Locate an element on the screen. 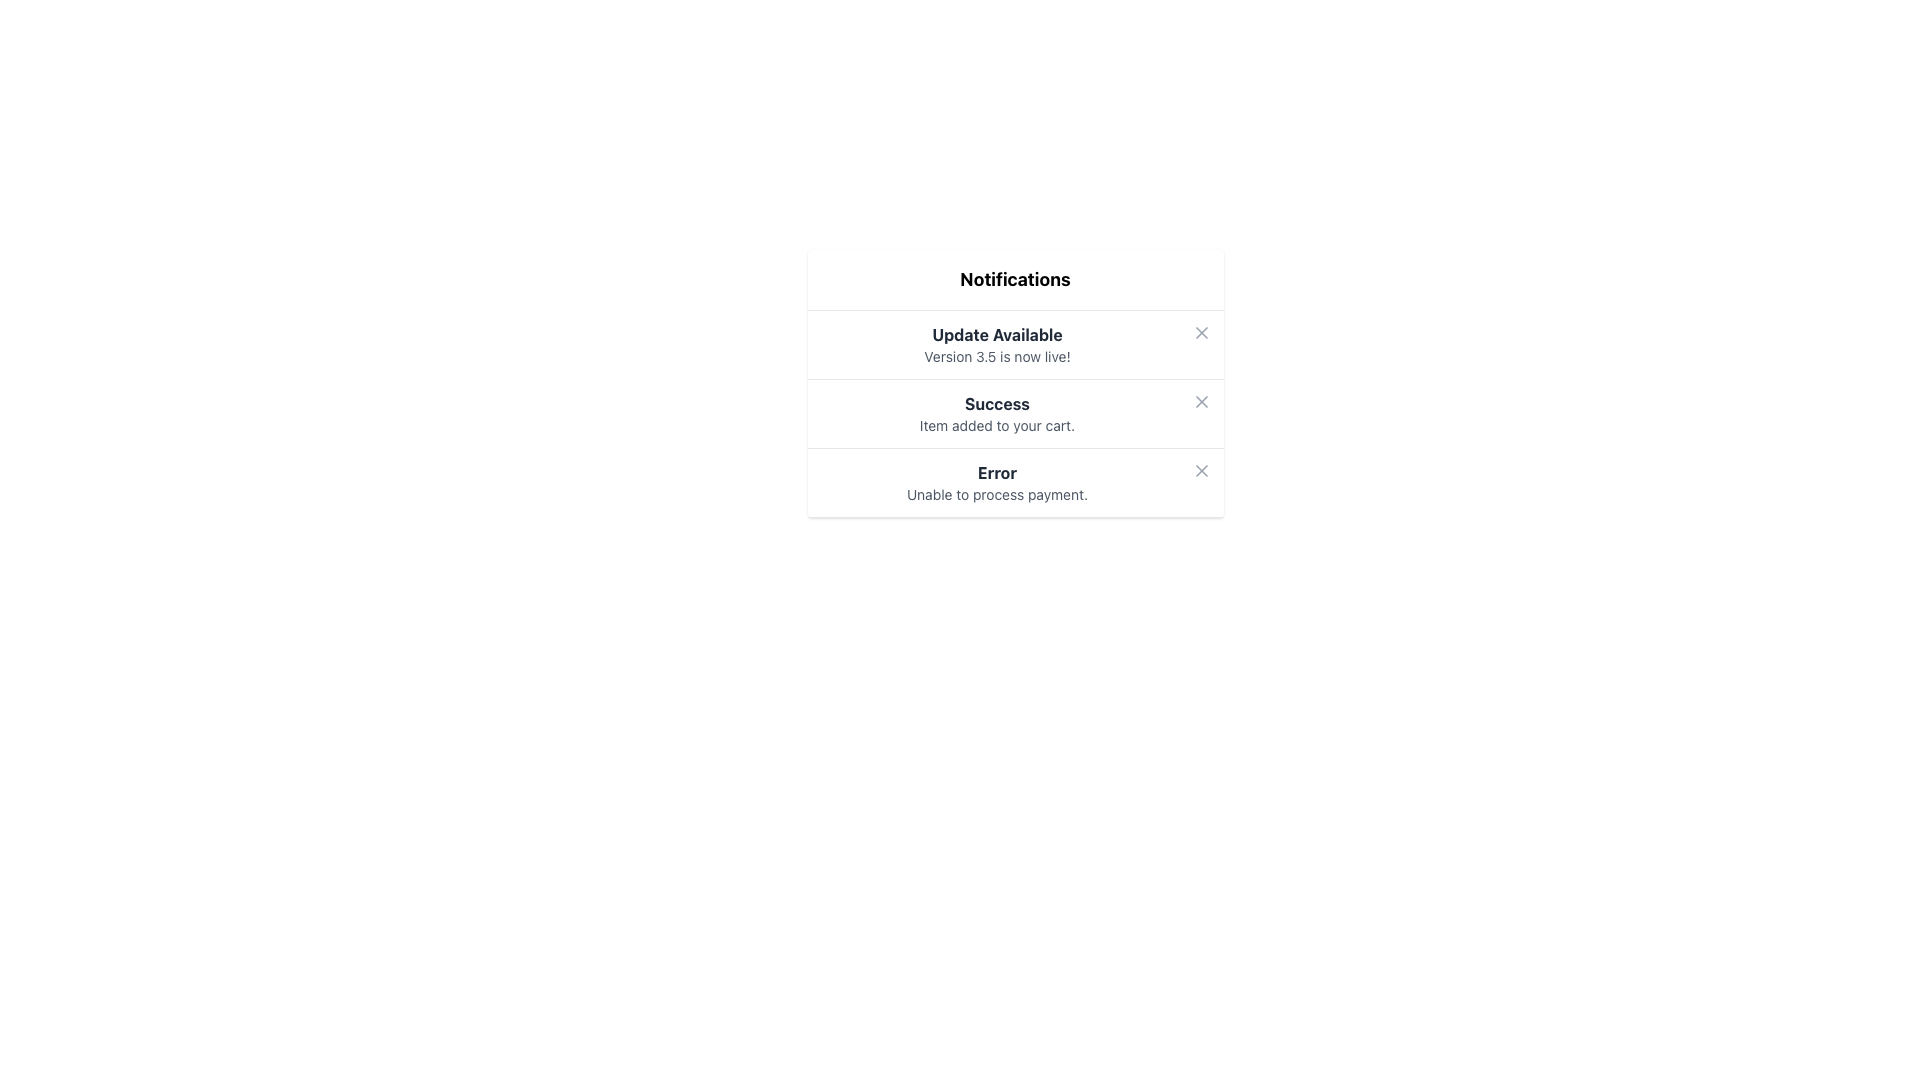  informational message indicating an error occurred in processing a payment from the main textual content of the third notification card, positioned centrally below the title and above the close button is located at coordinates (997, 482).